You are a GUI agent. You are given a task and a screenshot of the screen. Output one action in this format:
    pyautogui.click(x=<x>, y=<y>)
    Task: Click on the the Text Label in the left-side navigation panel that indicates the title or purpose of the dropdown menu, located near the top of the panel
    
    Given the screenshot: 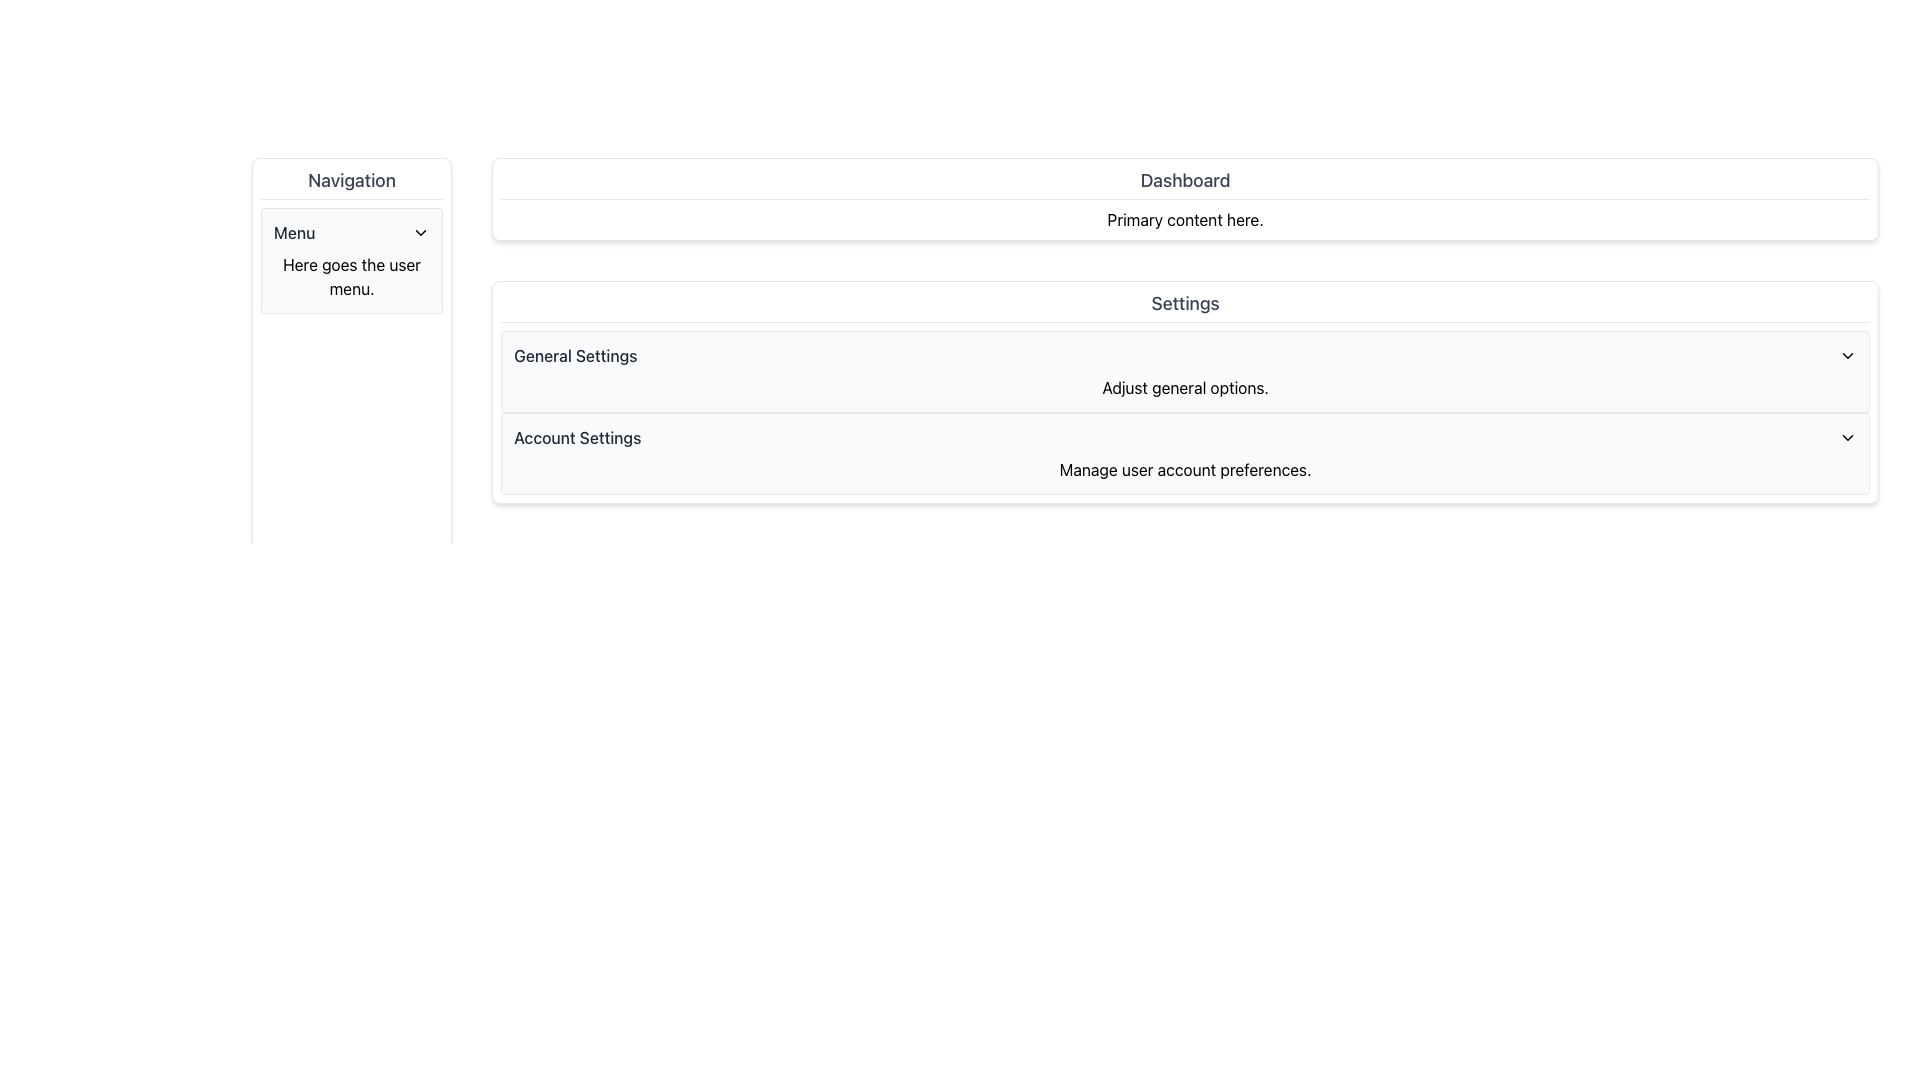 What is the action you would take?
    pyautogui.click(x=293, y=231)
    